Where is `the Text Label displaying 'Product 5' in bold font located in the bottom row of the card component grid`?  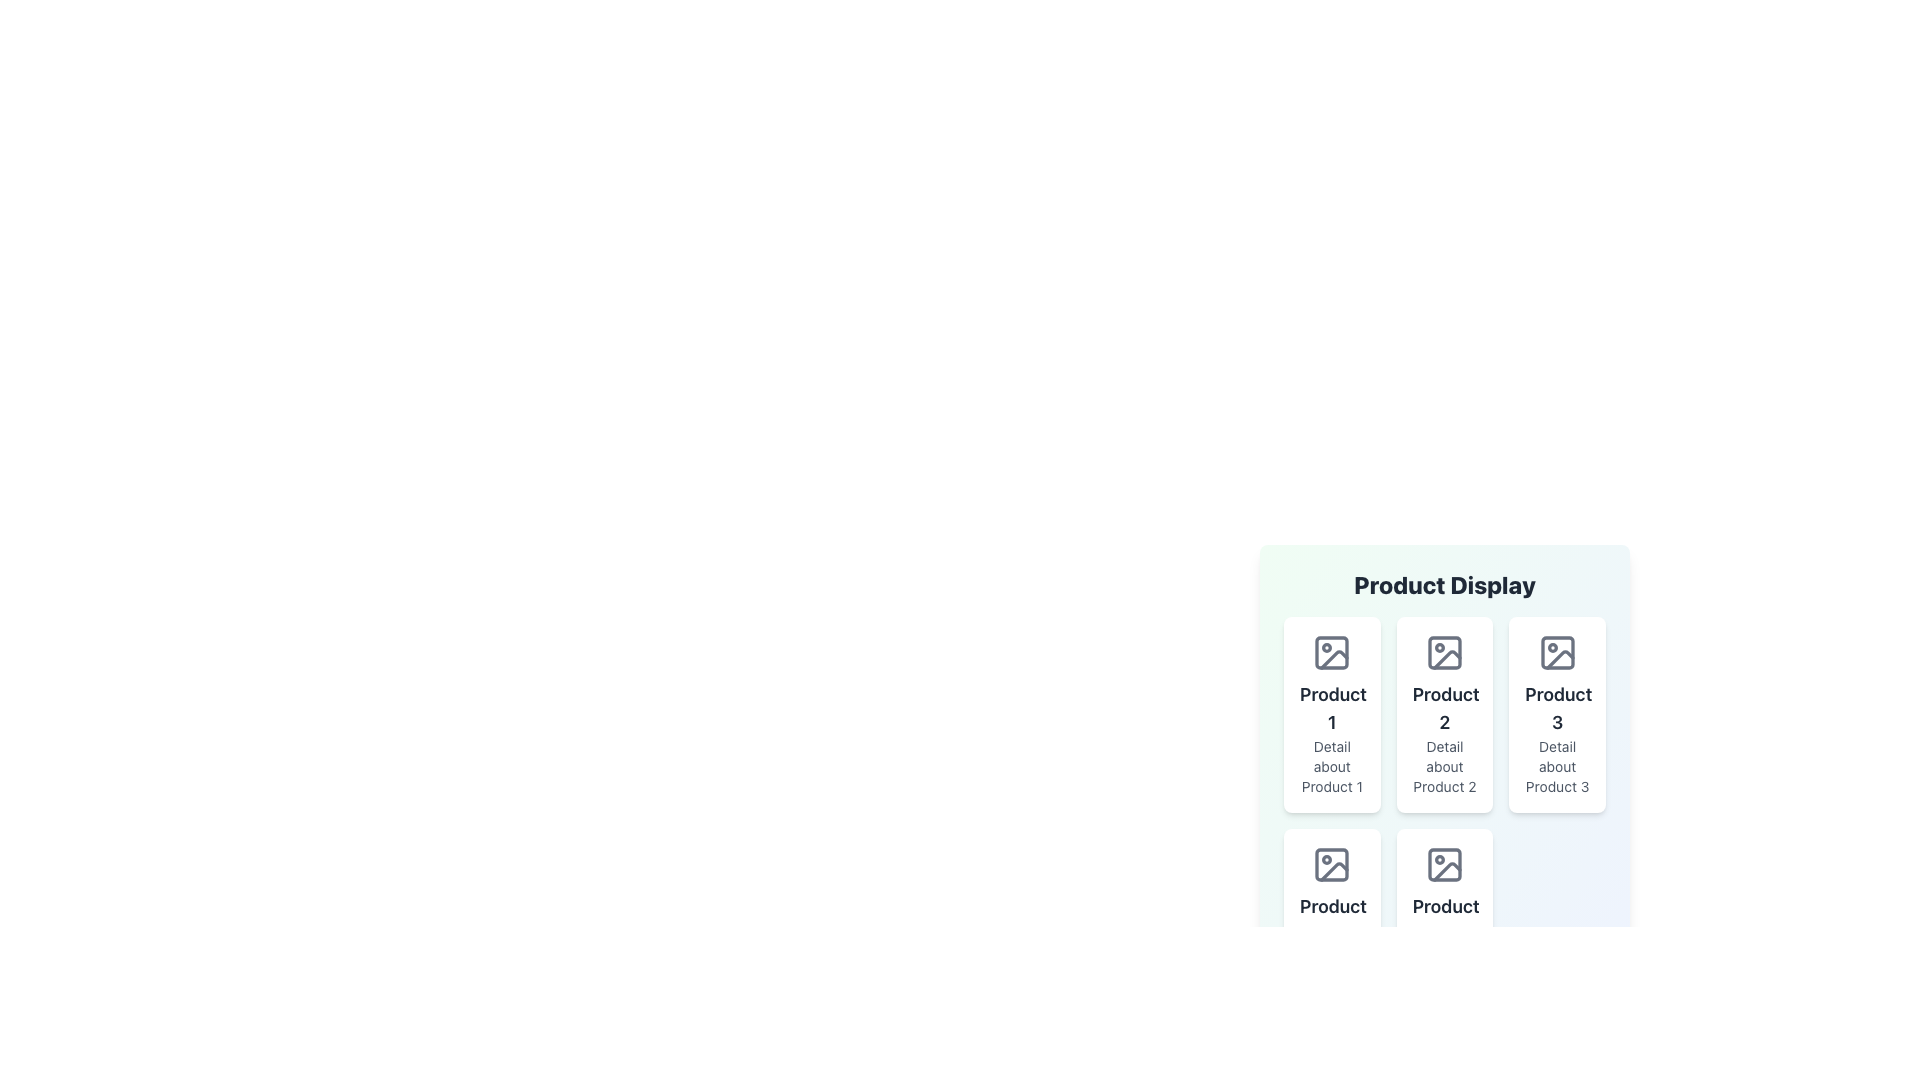 the Text Label displaying 'Product 5' in bold font located in the bottom row of the card component grid is located at coordinates (1444, 921).